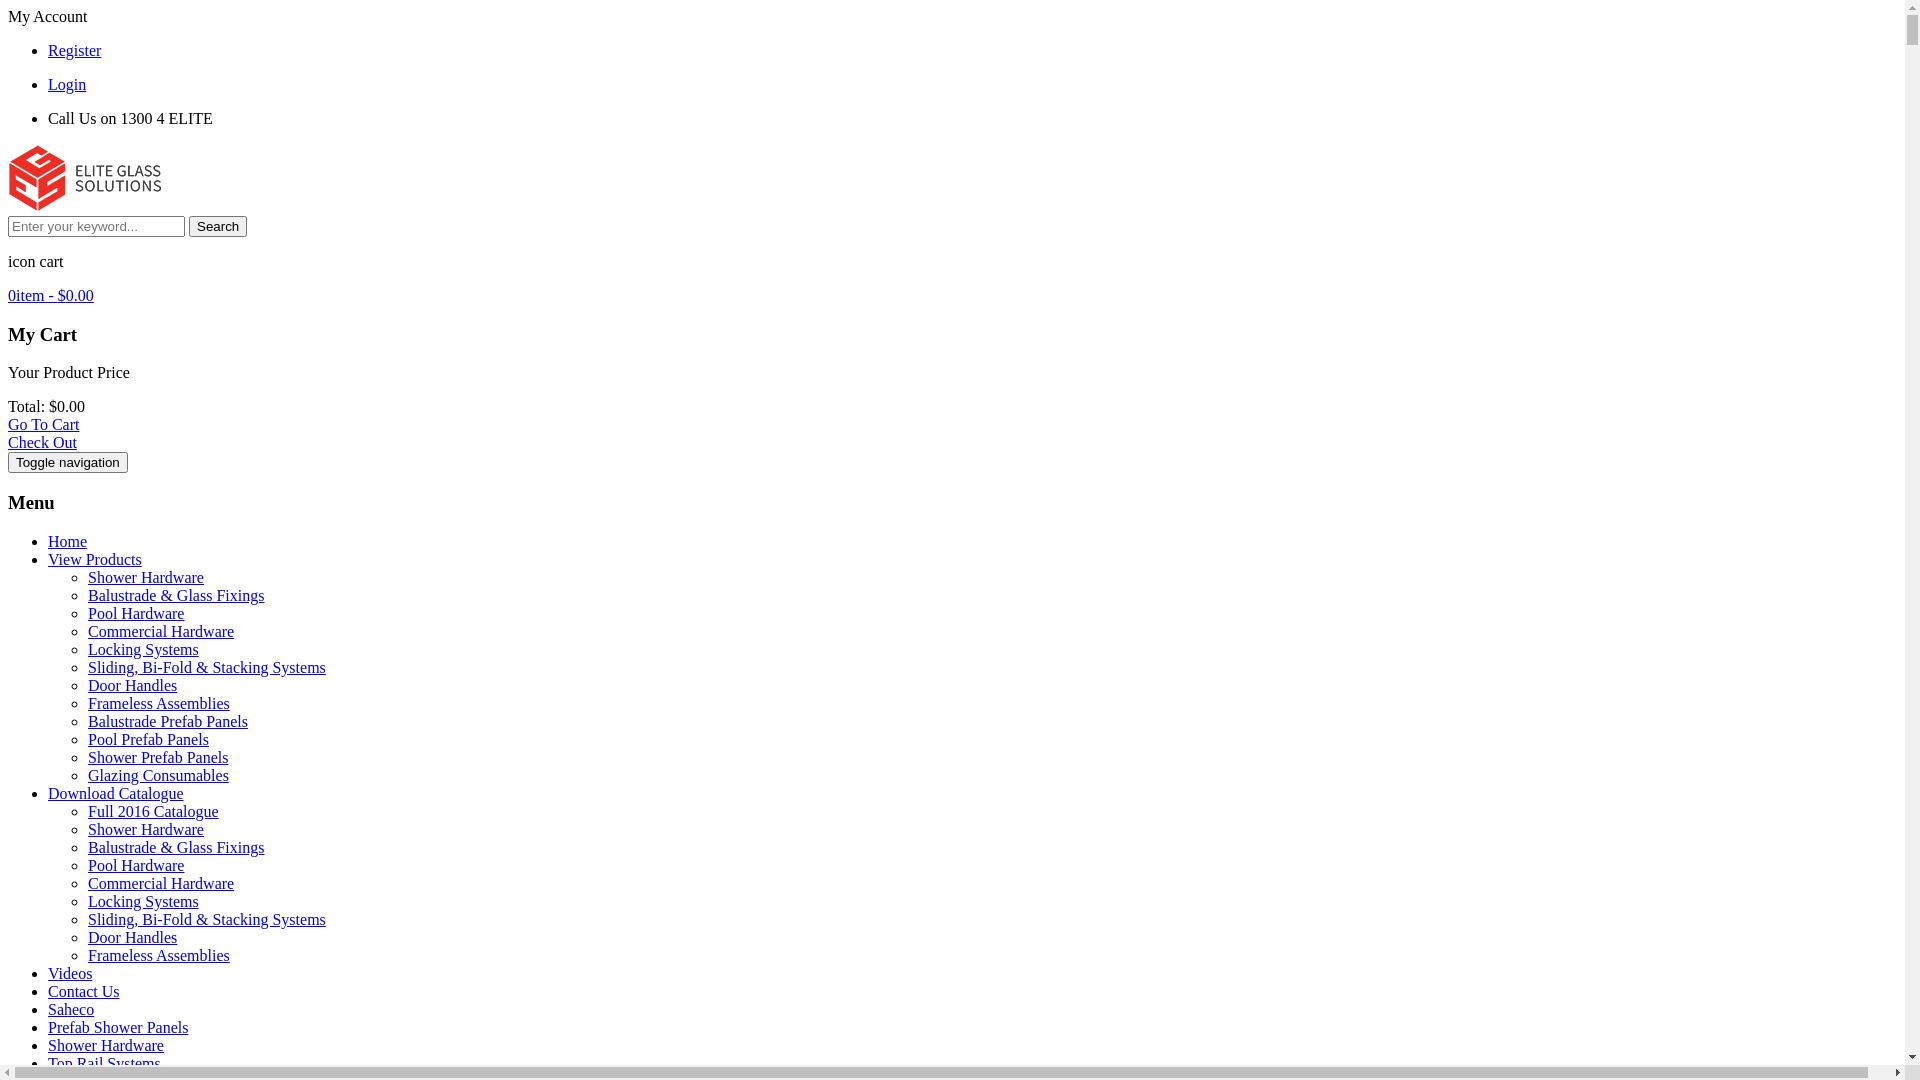 This screenshot has width=1920, height=1080. What do you see at coordinates (217, 225) in the screenshot?
I see `'Search'` at bounding box center [217, 225].